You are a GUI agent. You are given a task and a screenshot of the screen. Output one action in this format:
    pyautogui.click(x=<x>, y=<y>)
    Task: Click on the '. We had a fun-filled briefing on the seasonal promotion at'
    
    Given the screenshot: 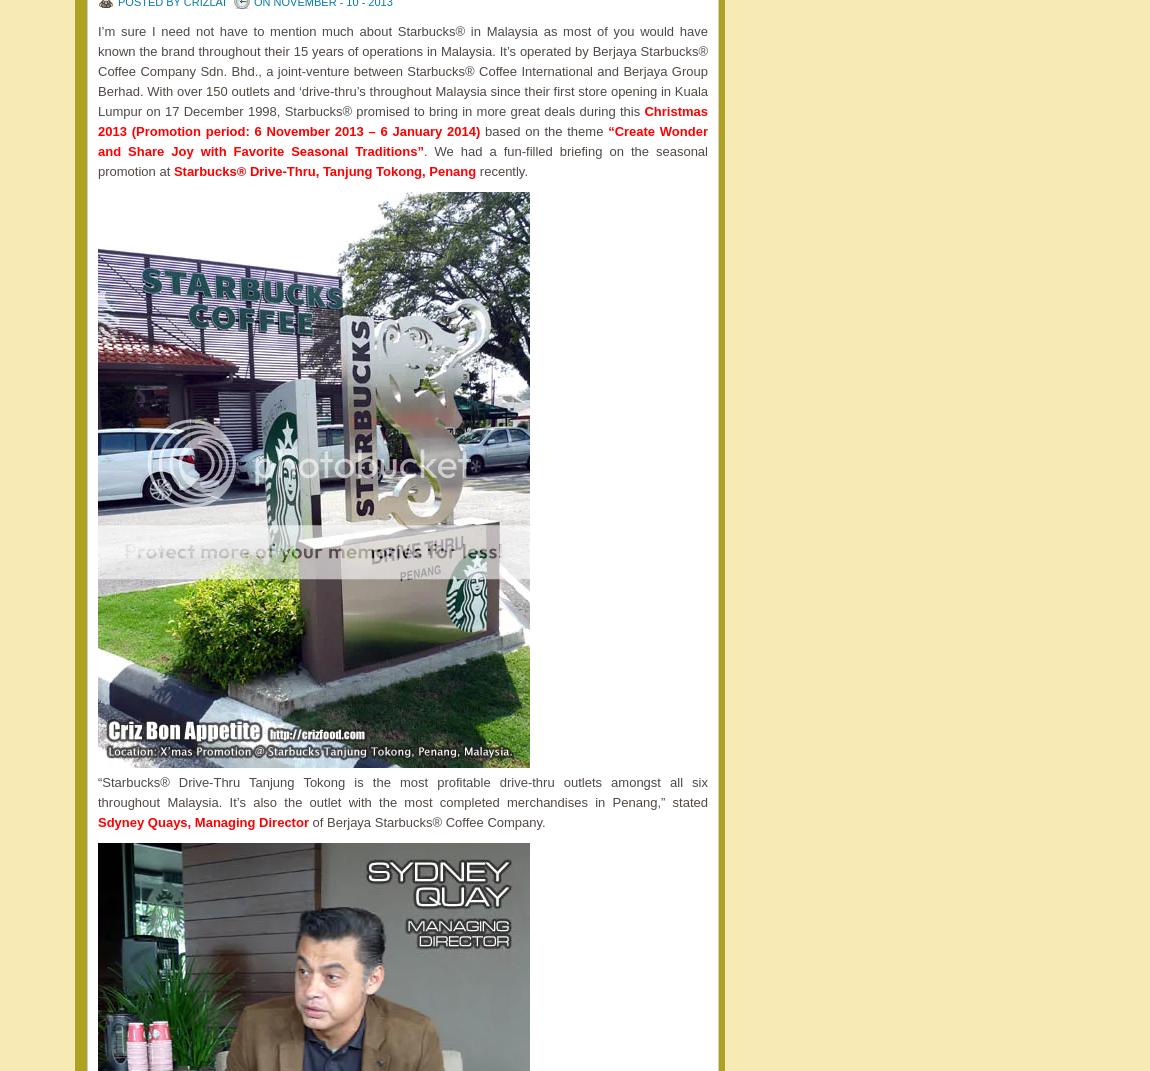 What is the action you would take?
    pyautogui.click(x=402, y=160)
    